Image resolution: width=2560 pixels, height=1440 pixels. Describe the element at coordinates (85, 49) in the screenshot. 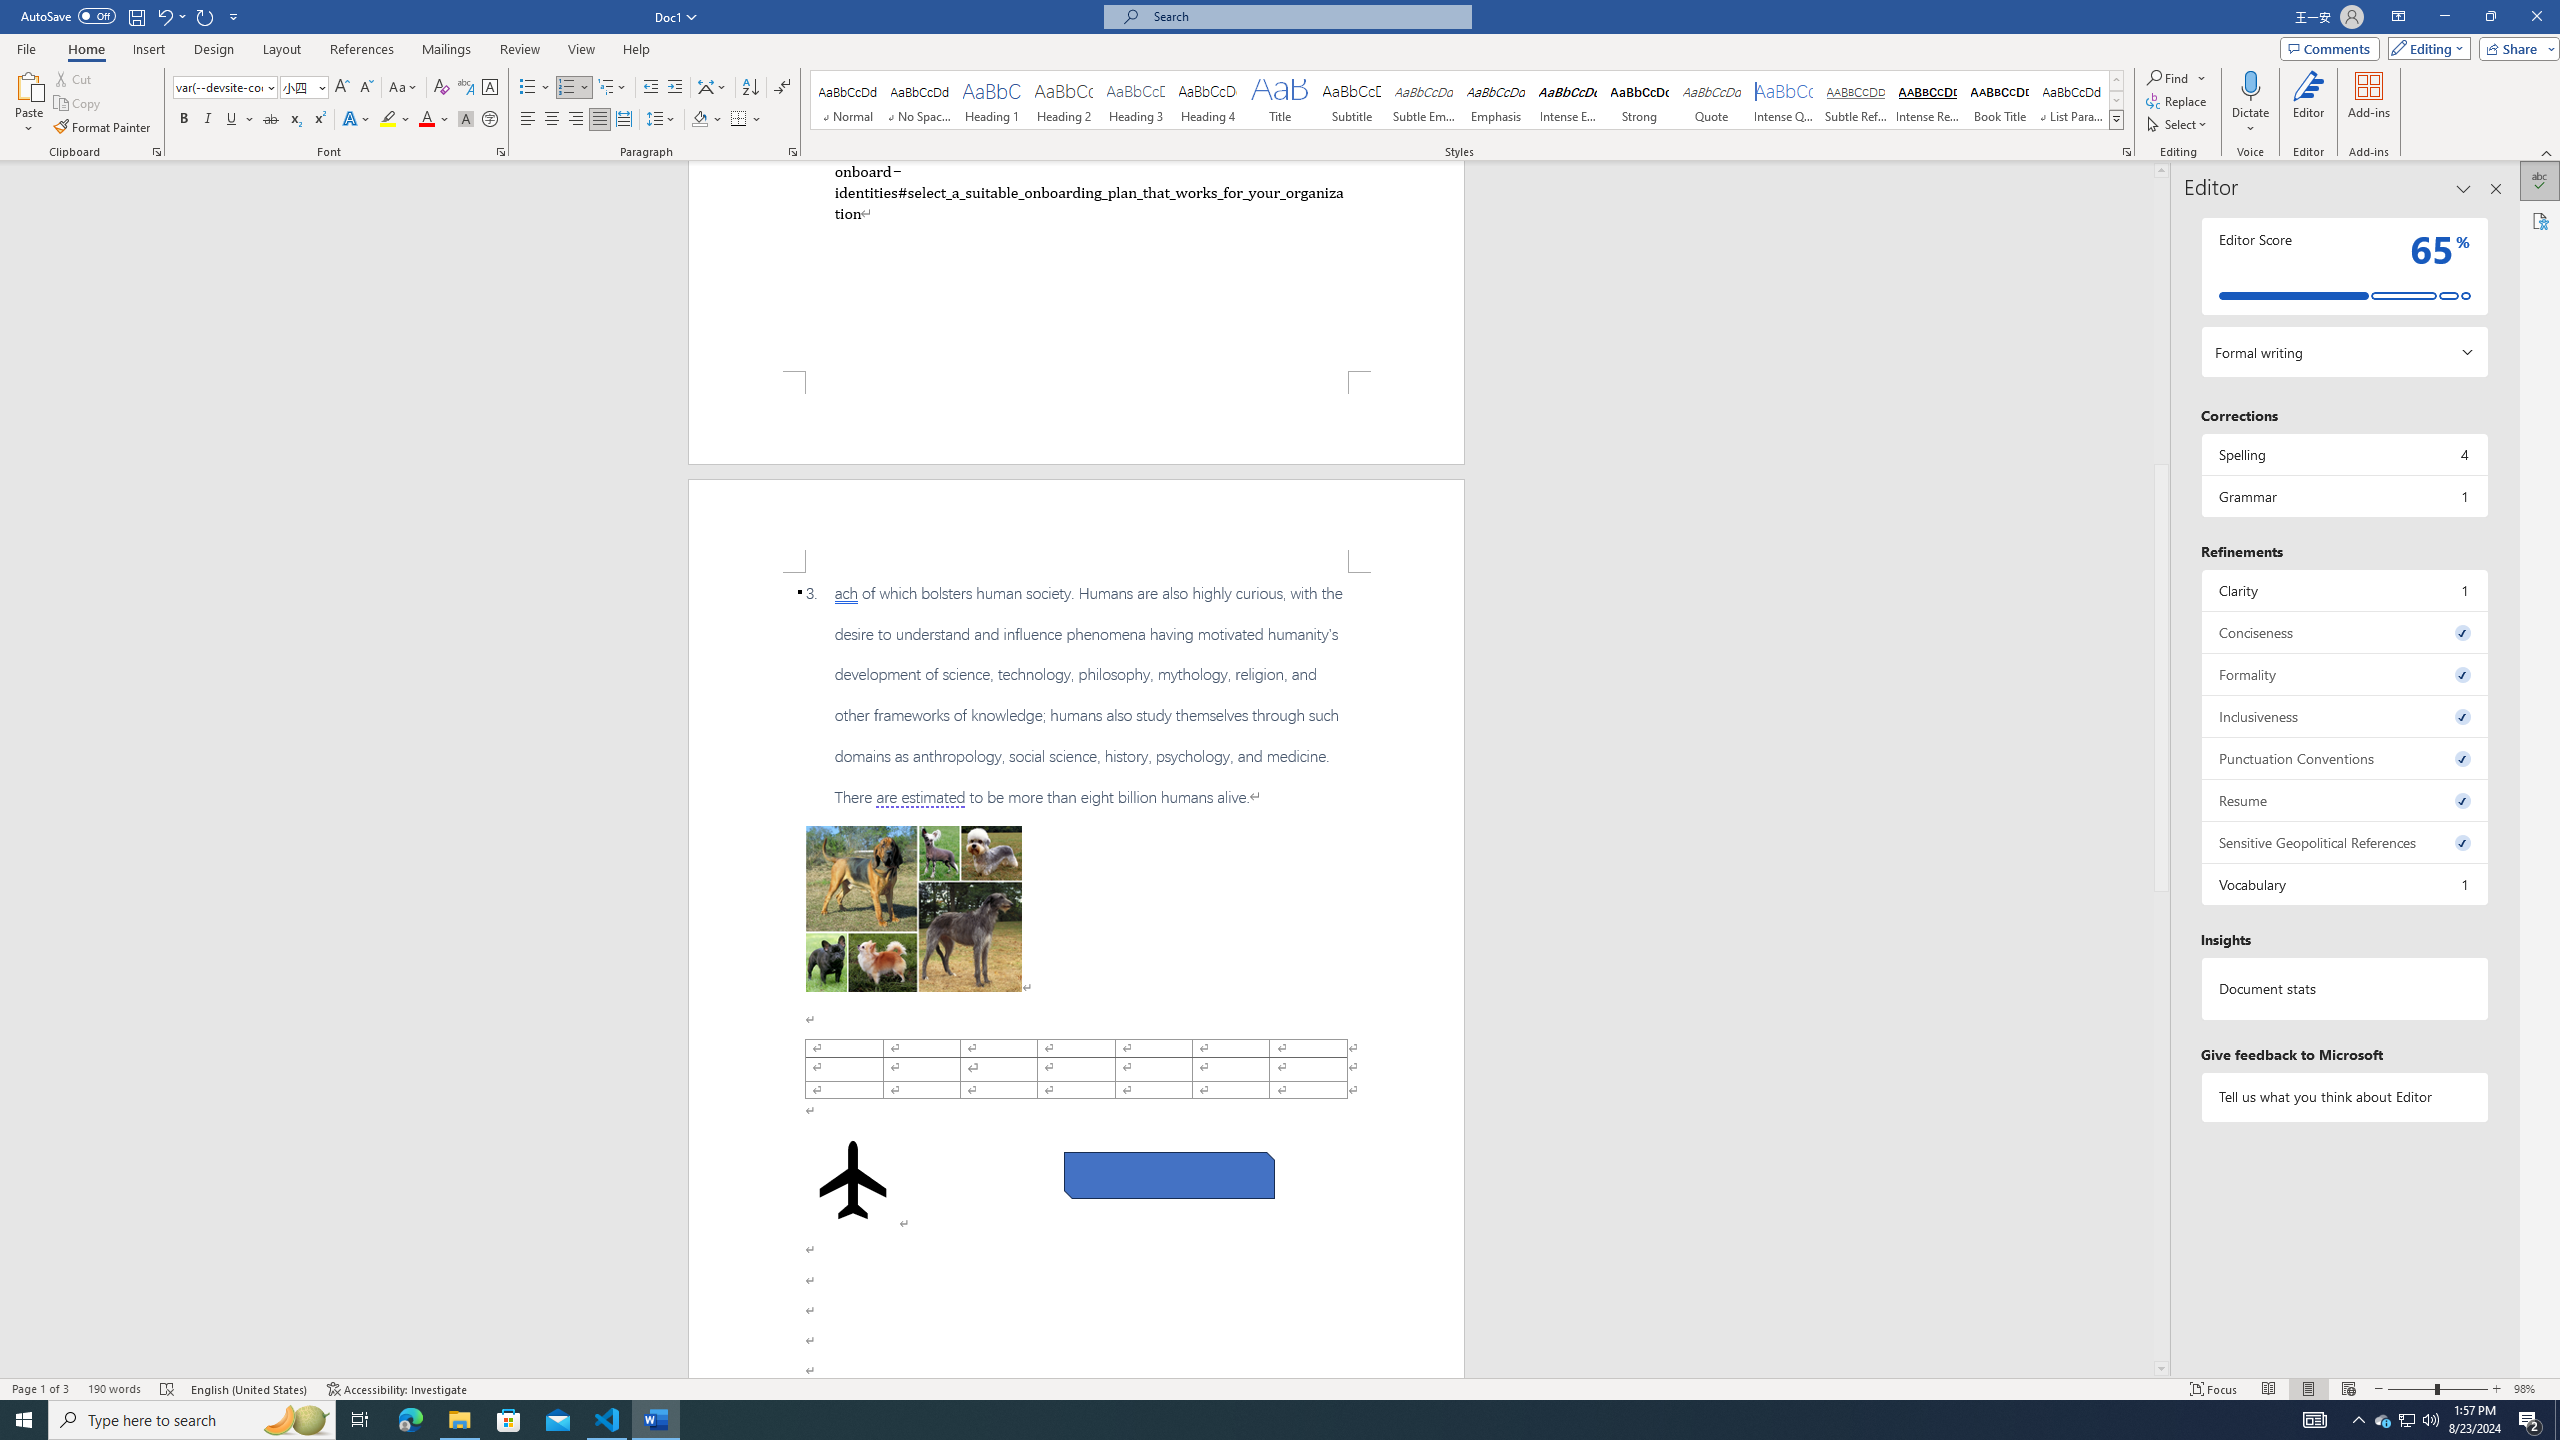

I see `'Home'` at that location.